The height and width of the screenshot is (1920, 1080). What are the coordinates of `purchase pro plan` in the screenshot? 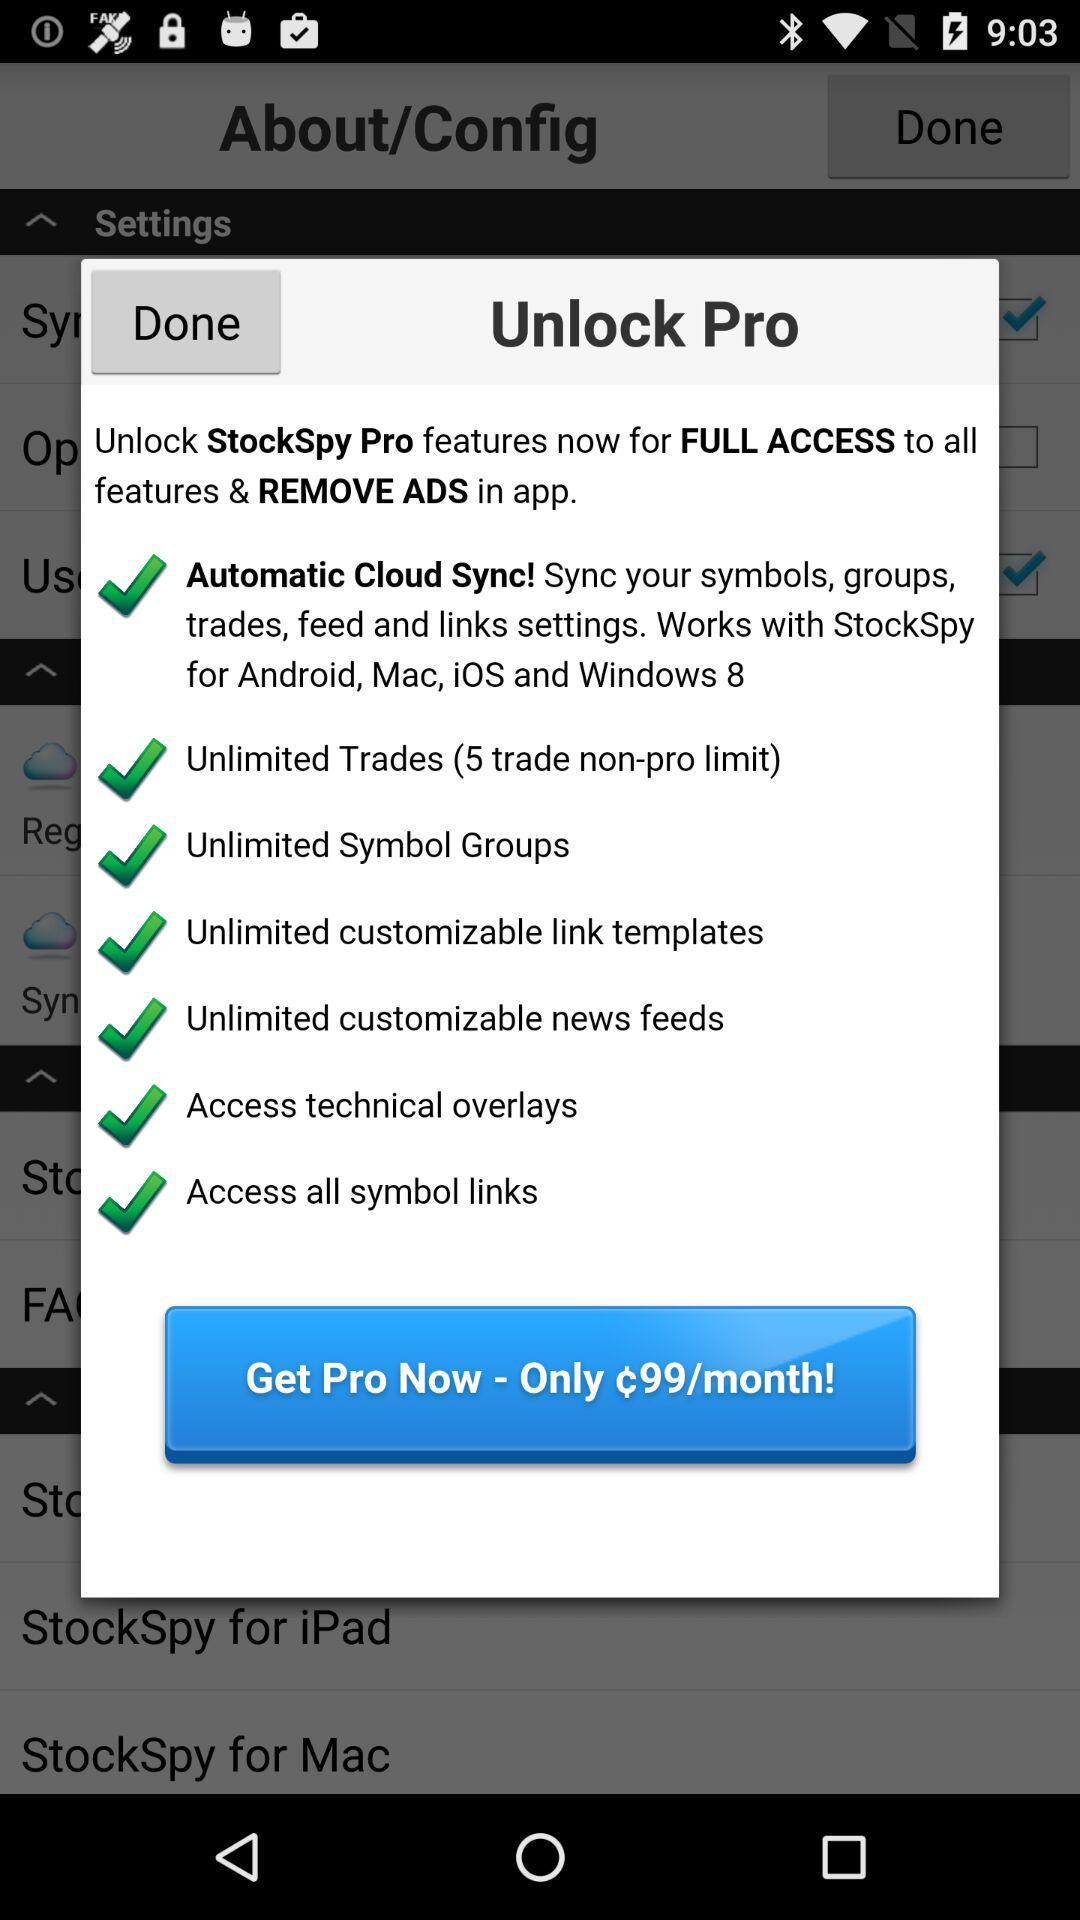 It's located at (540, 991).